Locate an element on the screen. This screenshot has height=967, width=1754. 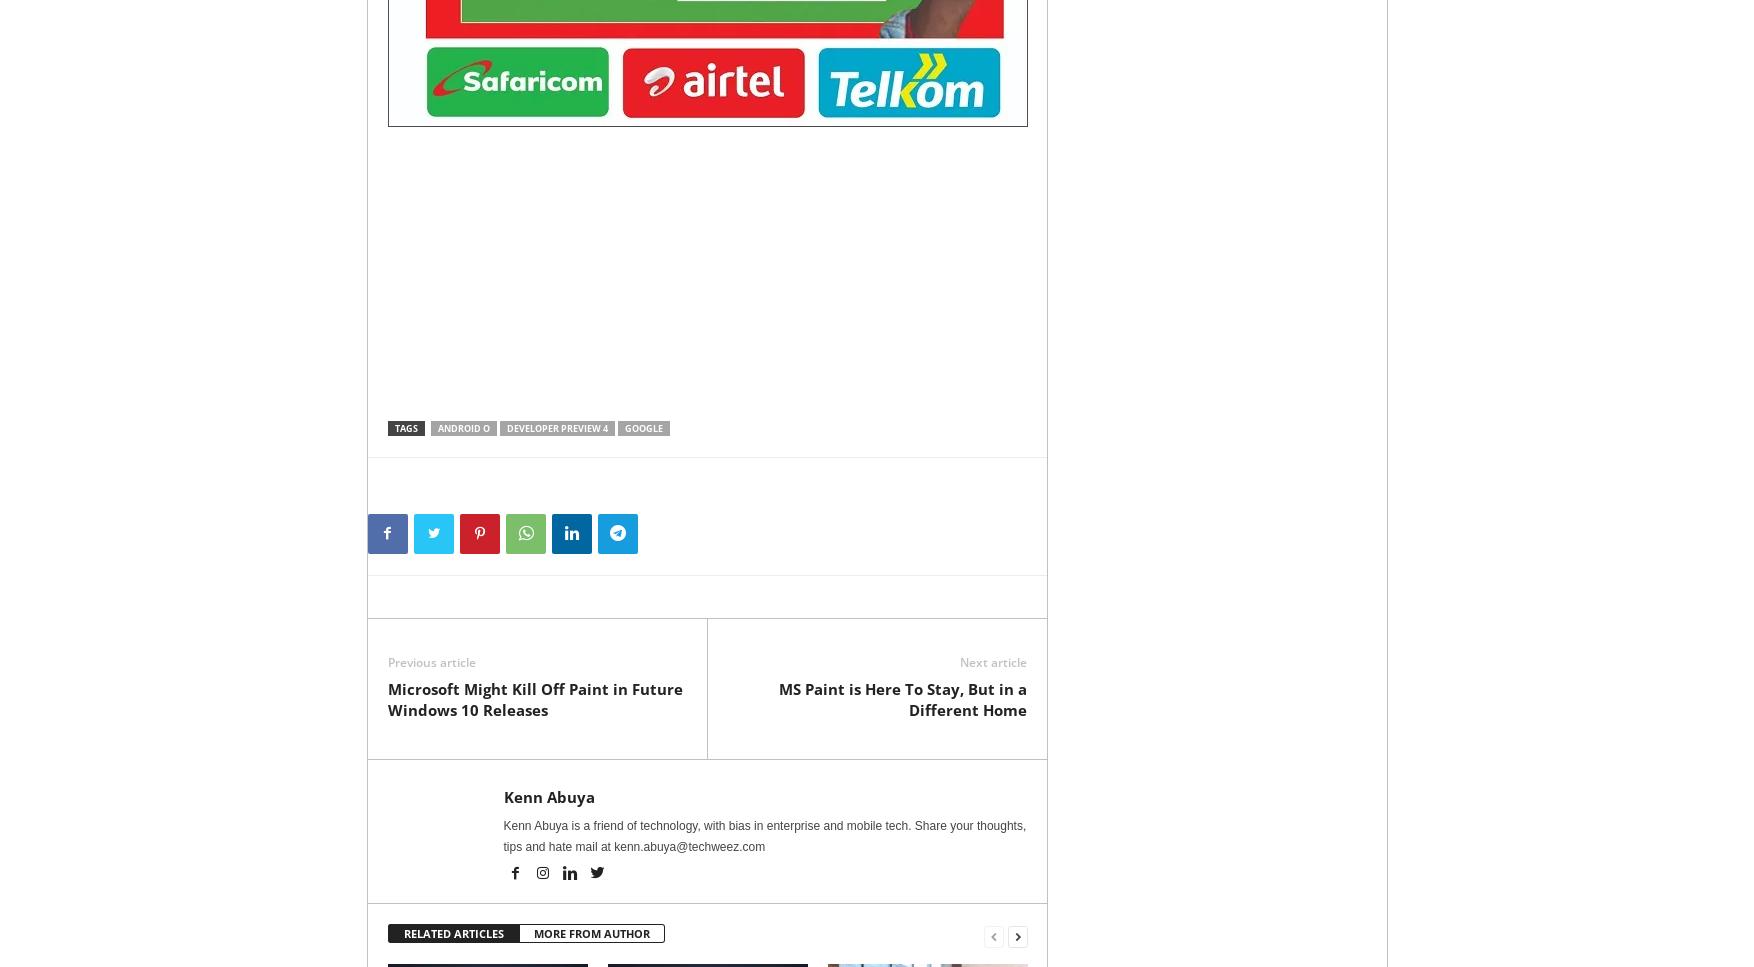
'Developer Preview 4' is located at coordinates (556, 427).